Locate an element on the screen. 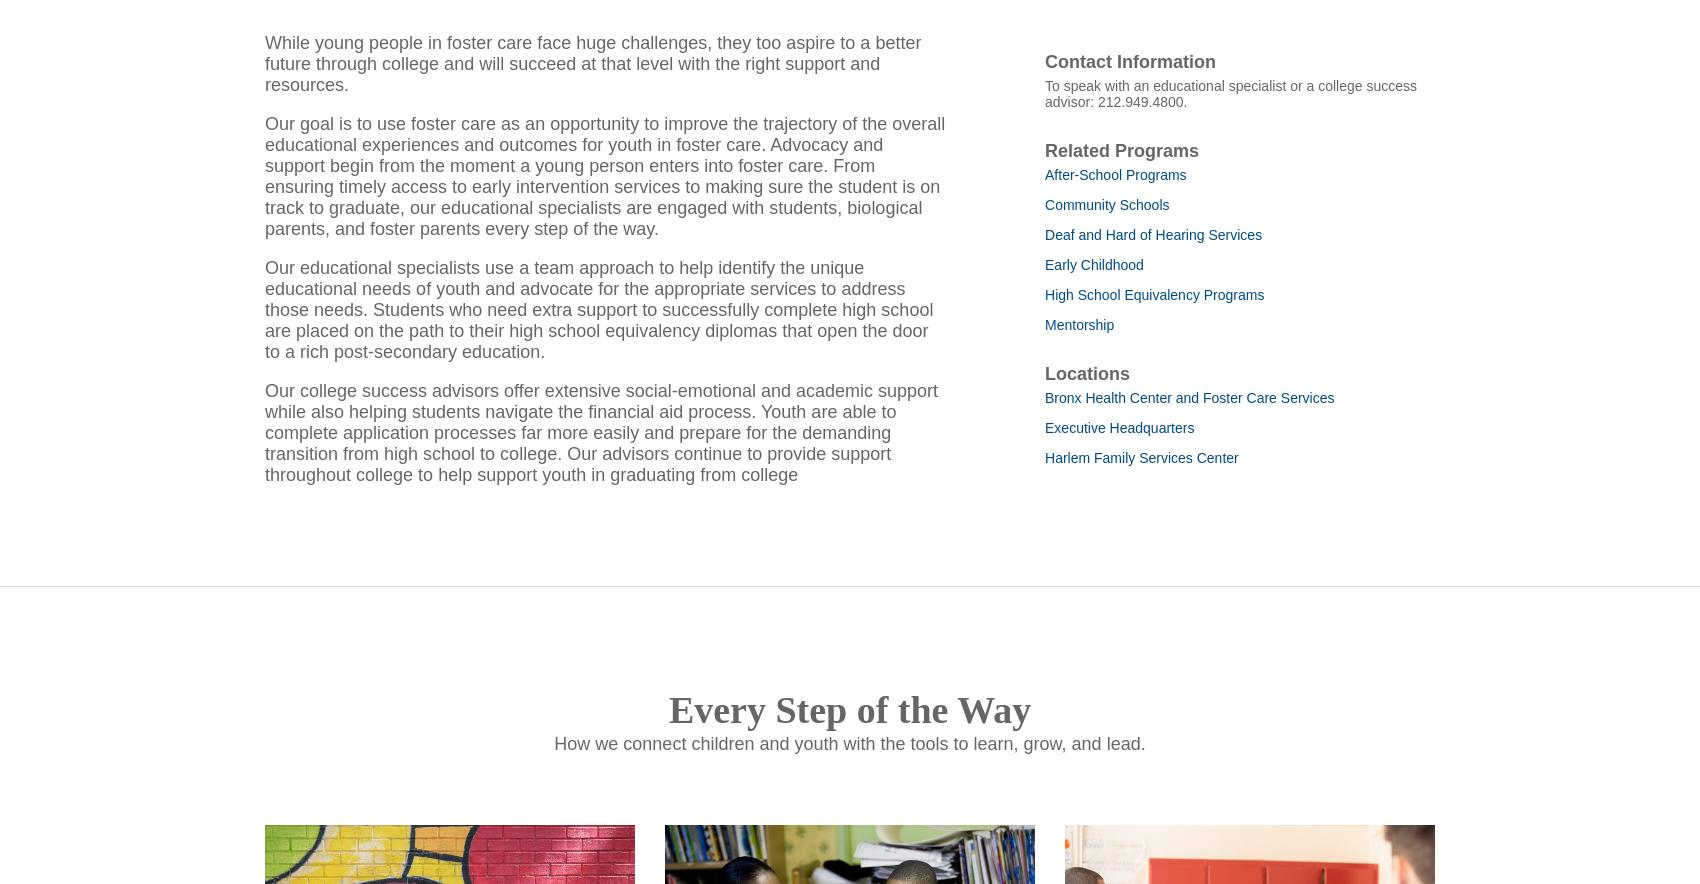  'While young people in foster care face huge challenges, they too aspire to a better future through college and will succeed at that level with the right support and resources.' is located at coordinates (591, 89).